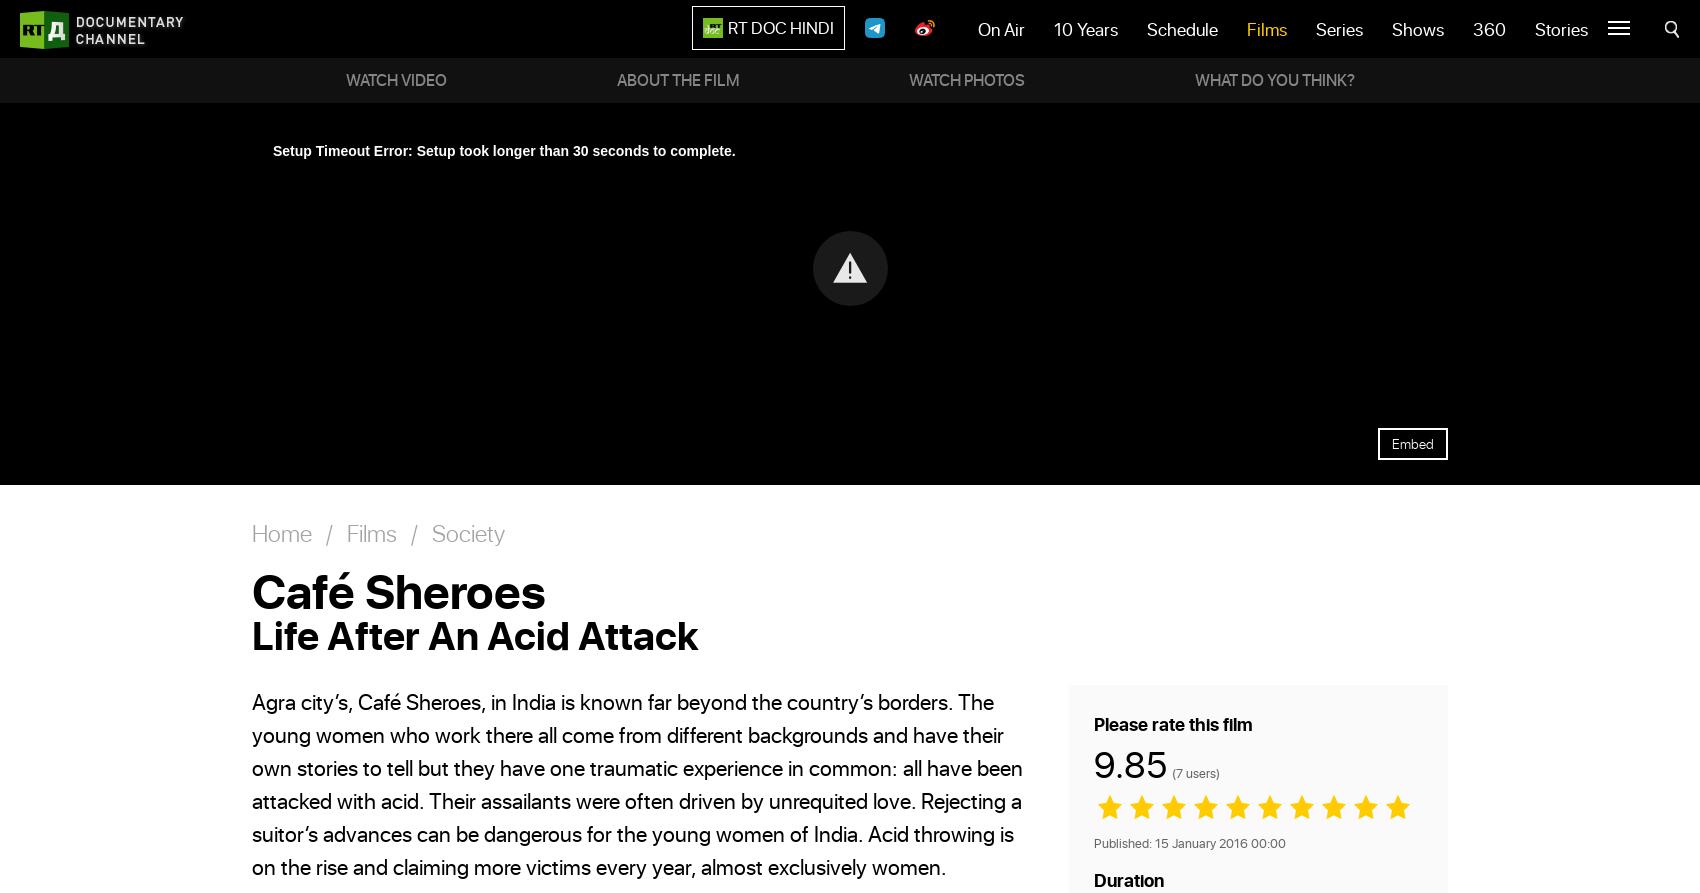 The width and height of the screenshot is (1700, 893). Describe the element at coordinates (1194, 771) in the screenshot. I see `'(7 users)'` at that location.